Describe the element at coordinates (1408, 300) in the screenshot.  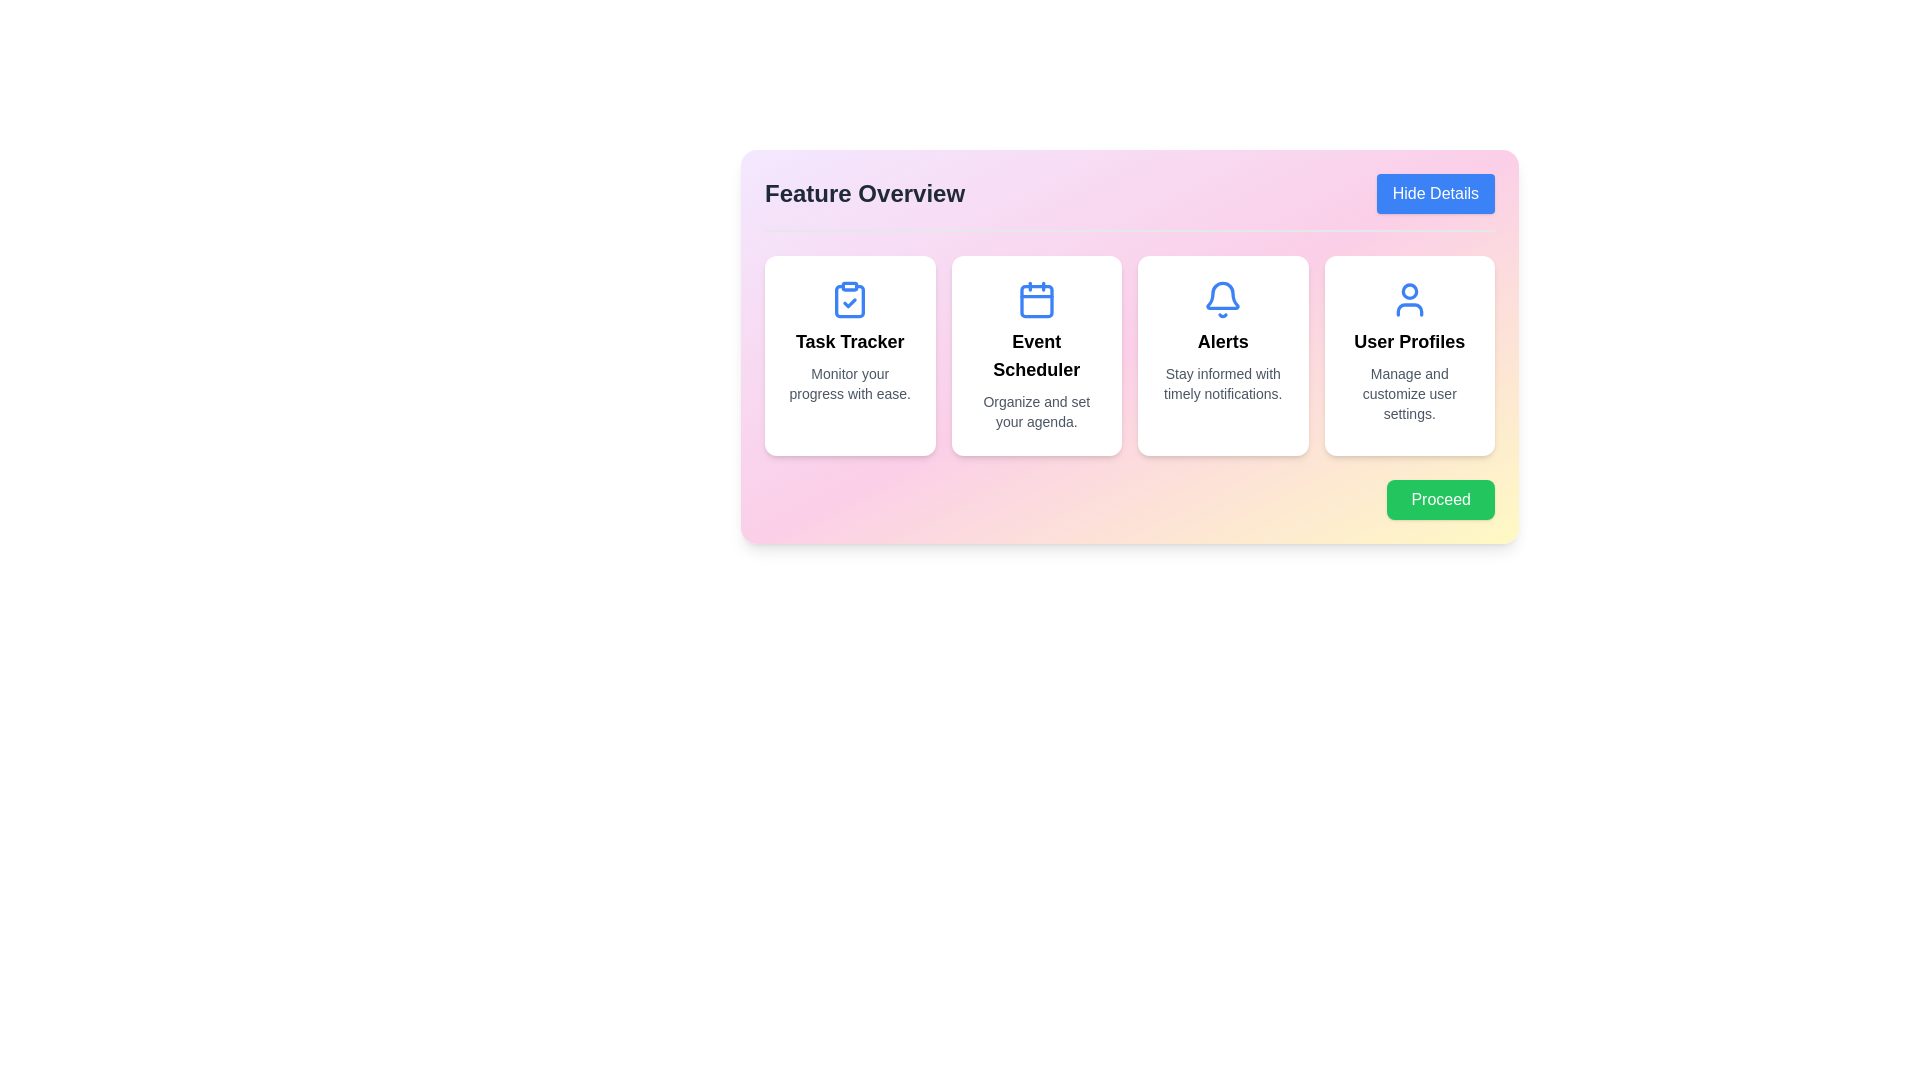
I see `the user icon with a blue outline located at the bottom-right of the 'User Profiles' card under the 'Feature Overview' heading` at that location.